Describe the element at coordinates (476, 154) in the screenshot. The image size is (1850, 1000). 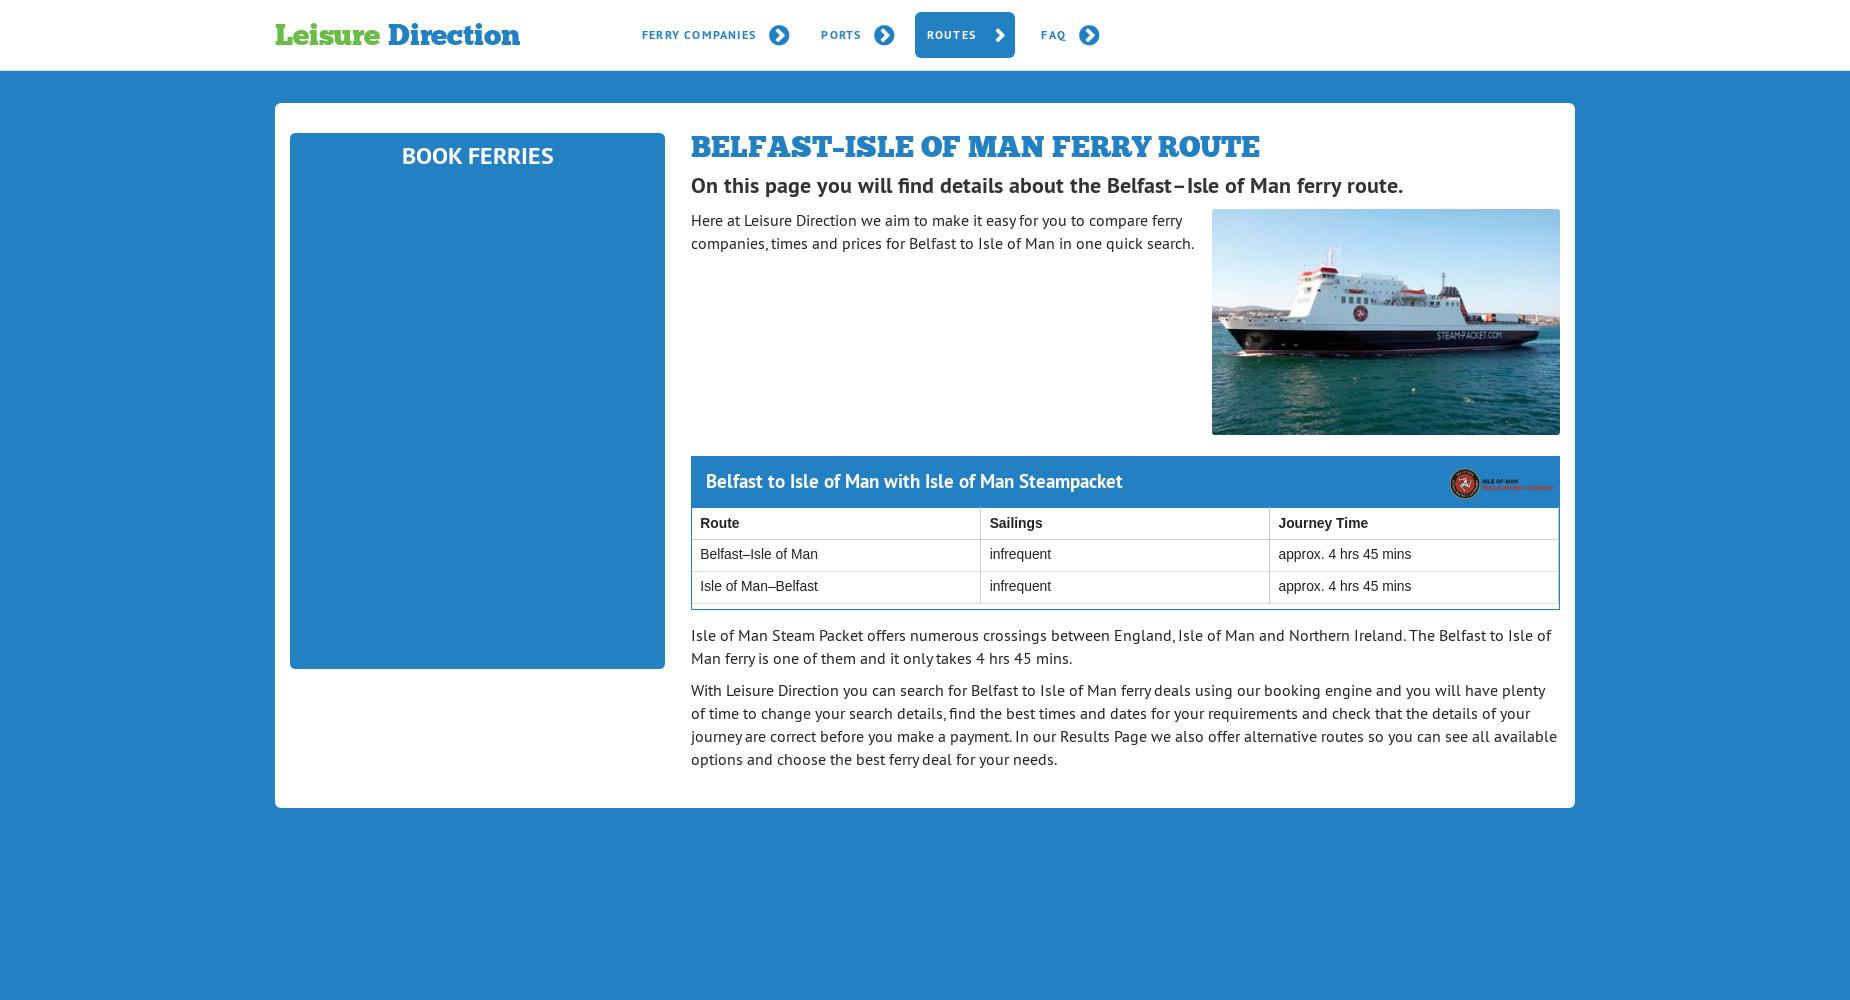
I see `'Book Ferries'` at that location.